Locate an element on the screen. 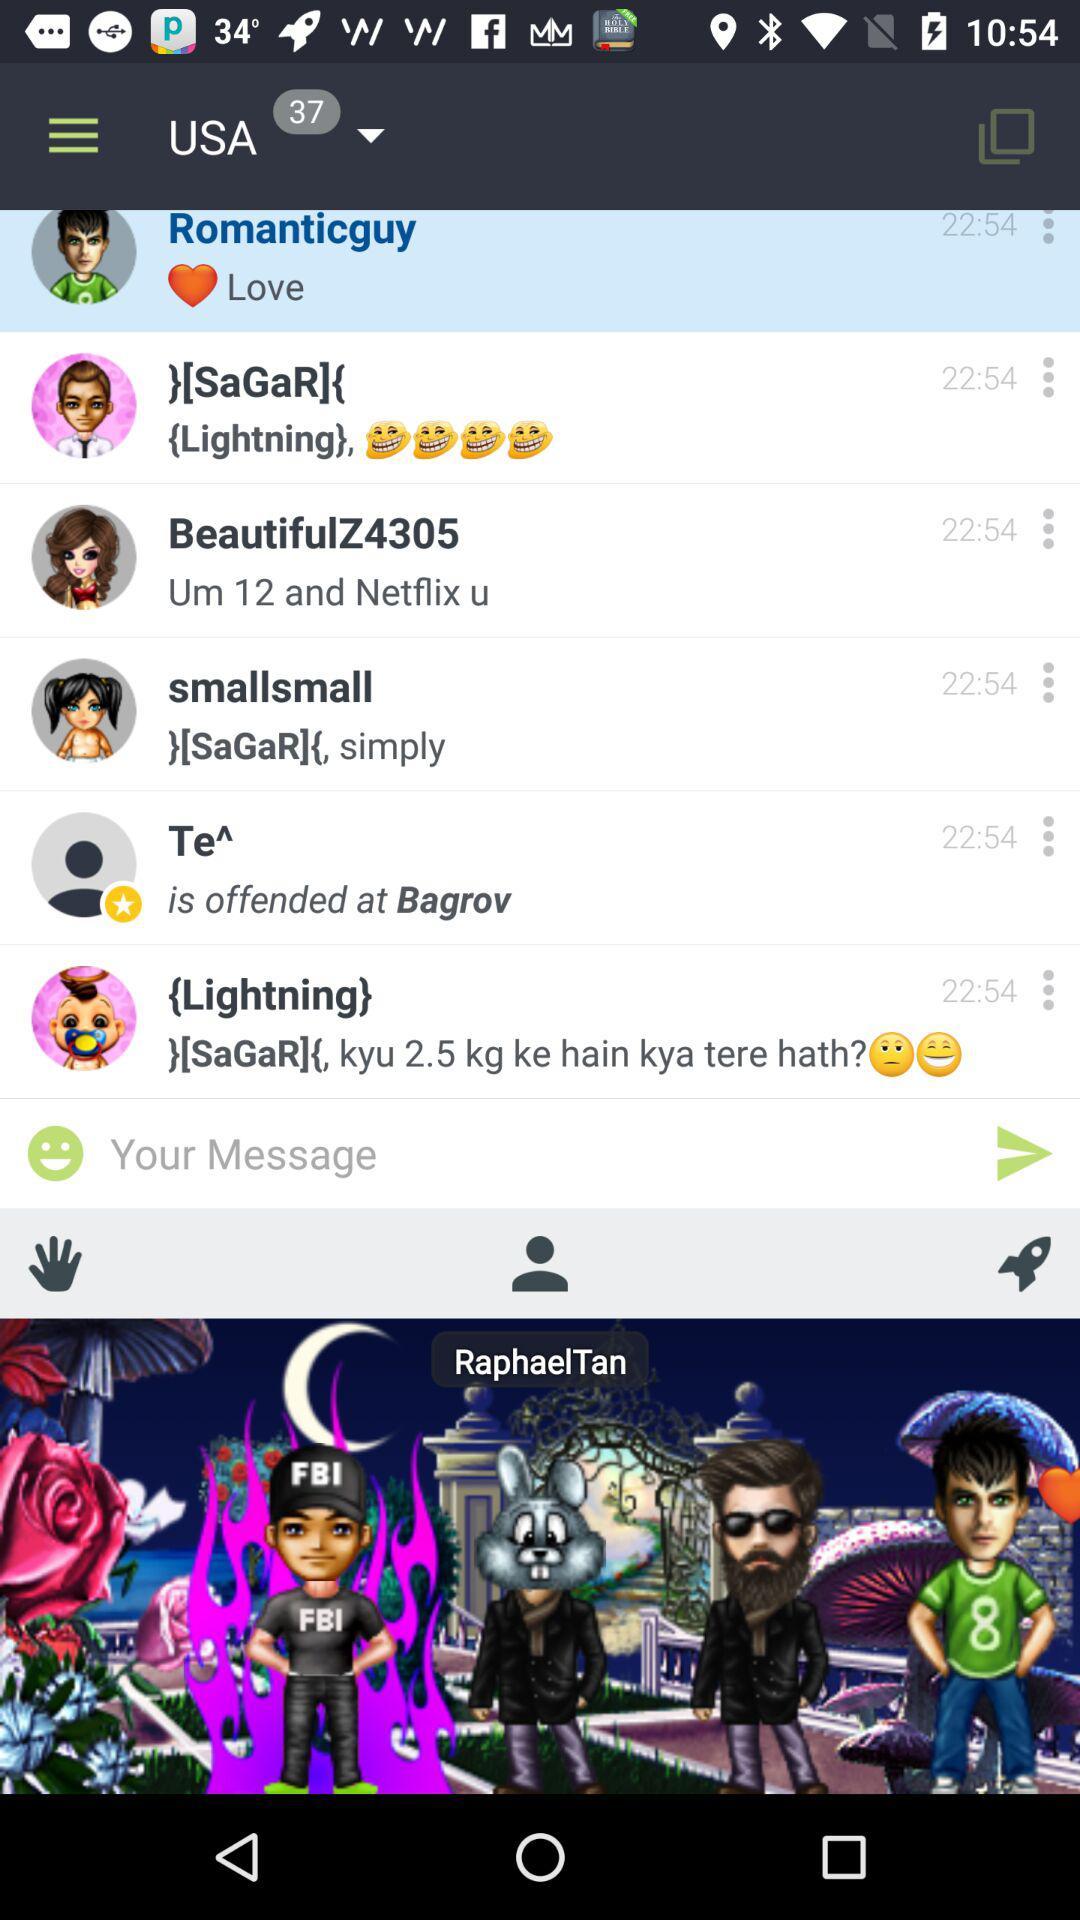 The image size is (1080, 1920). option button is located at coordinates (1047, 377).